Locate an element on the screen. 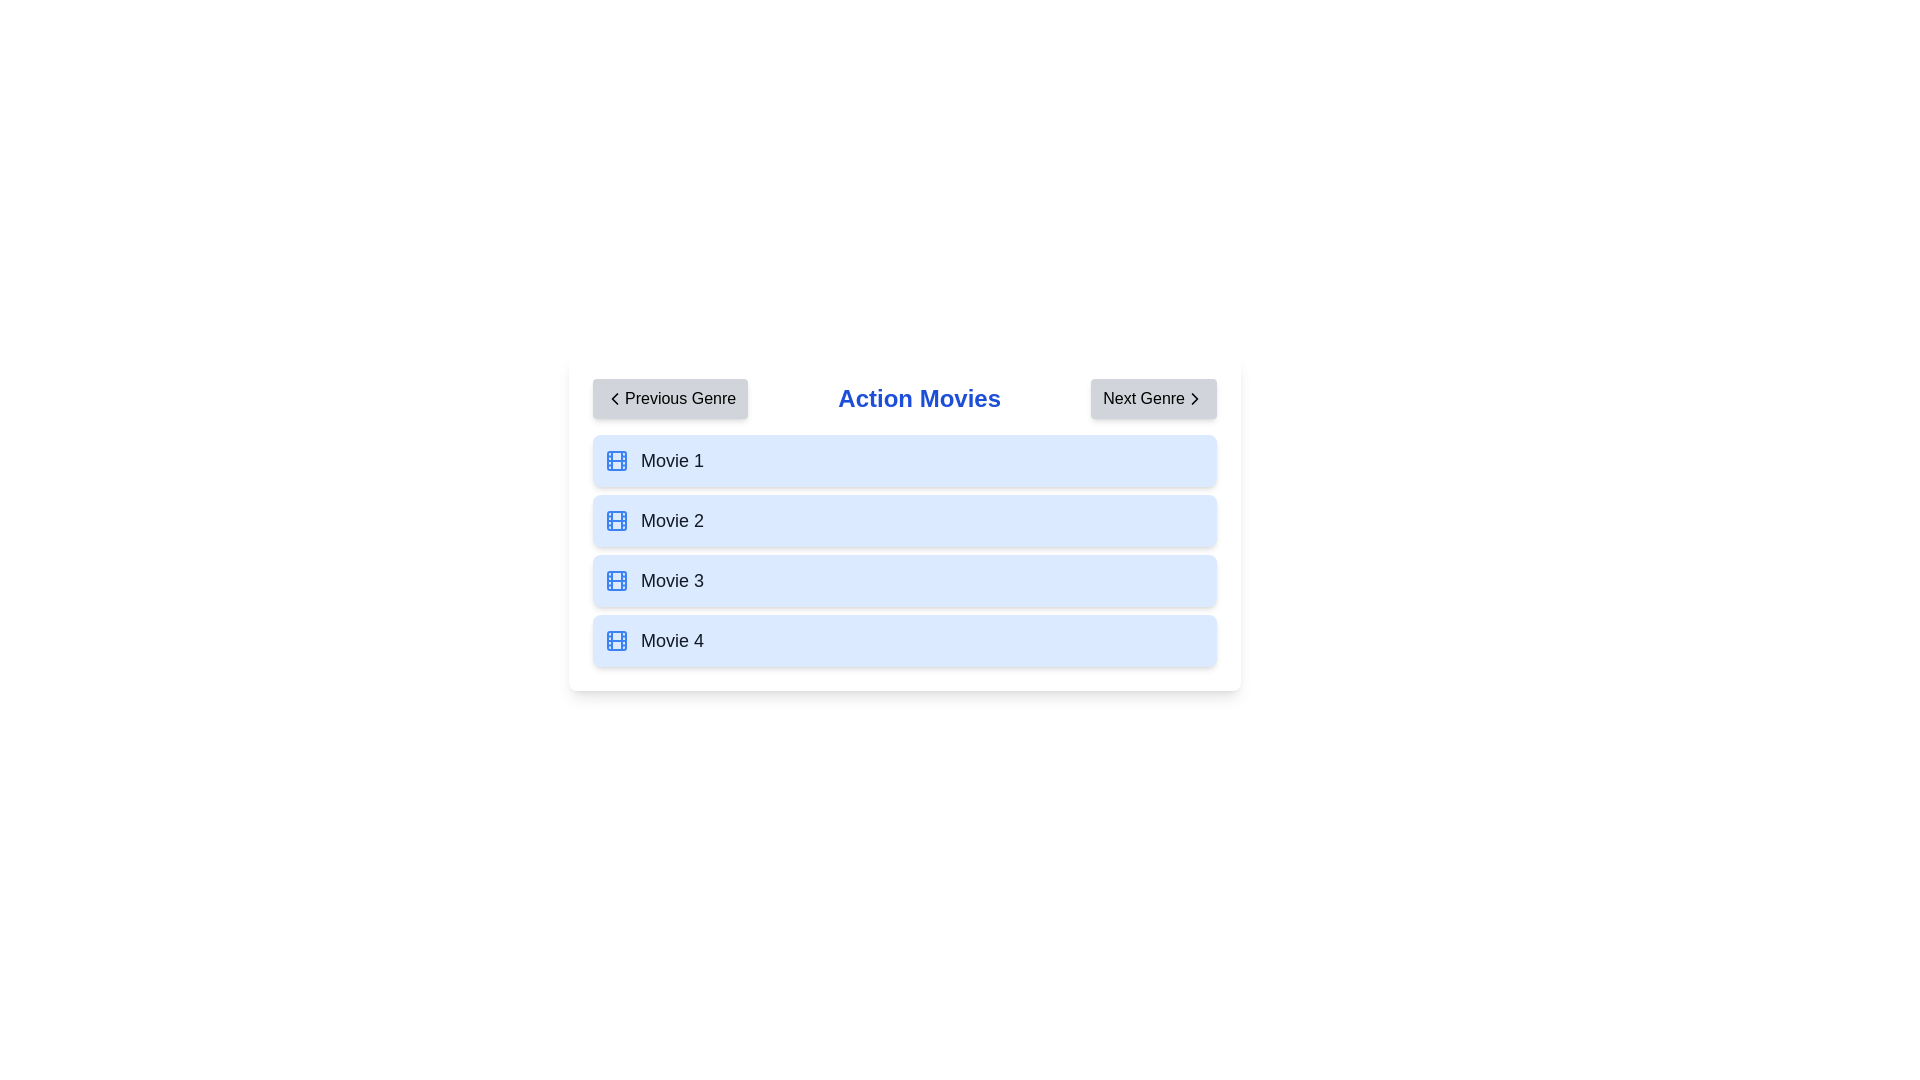  the navigation button located on the left side of the control section is located at coordinates (670, 398).